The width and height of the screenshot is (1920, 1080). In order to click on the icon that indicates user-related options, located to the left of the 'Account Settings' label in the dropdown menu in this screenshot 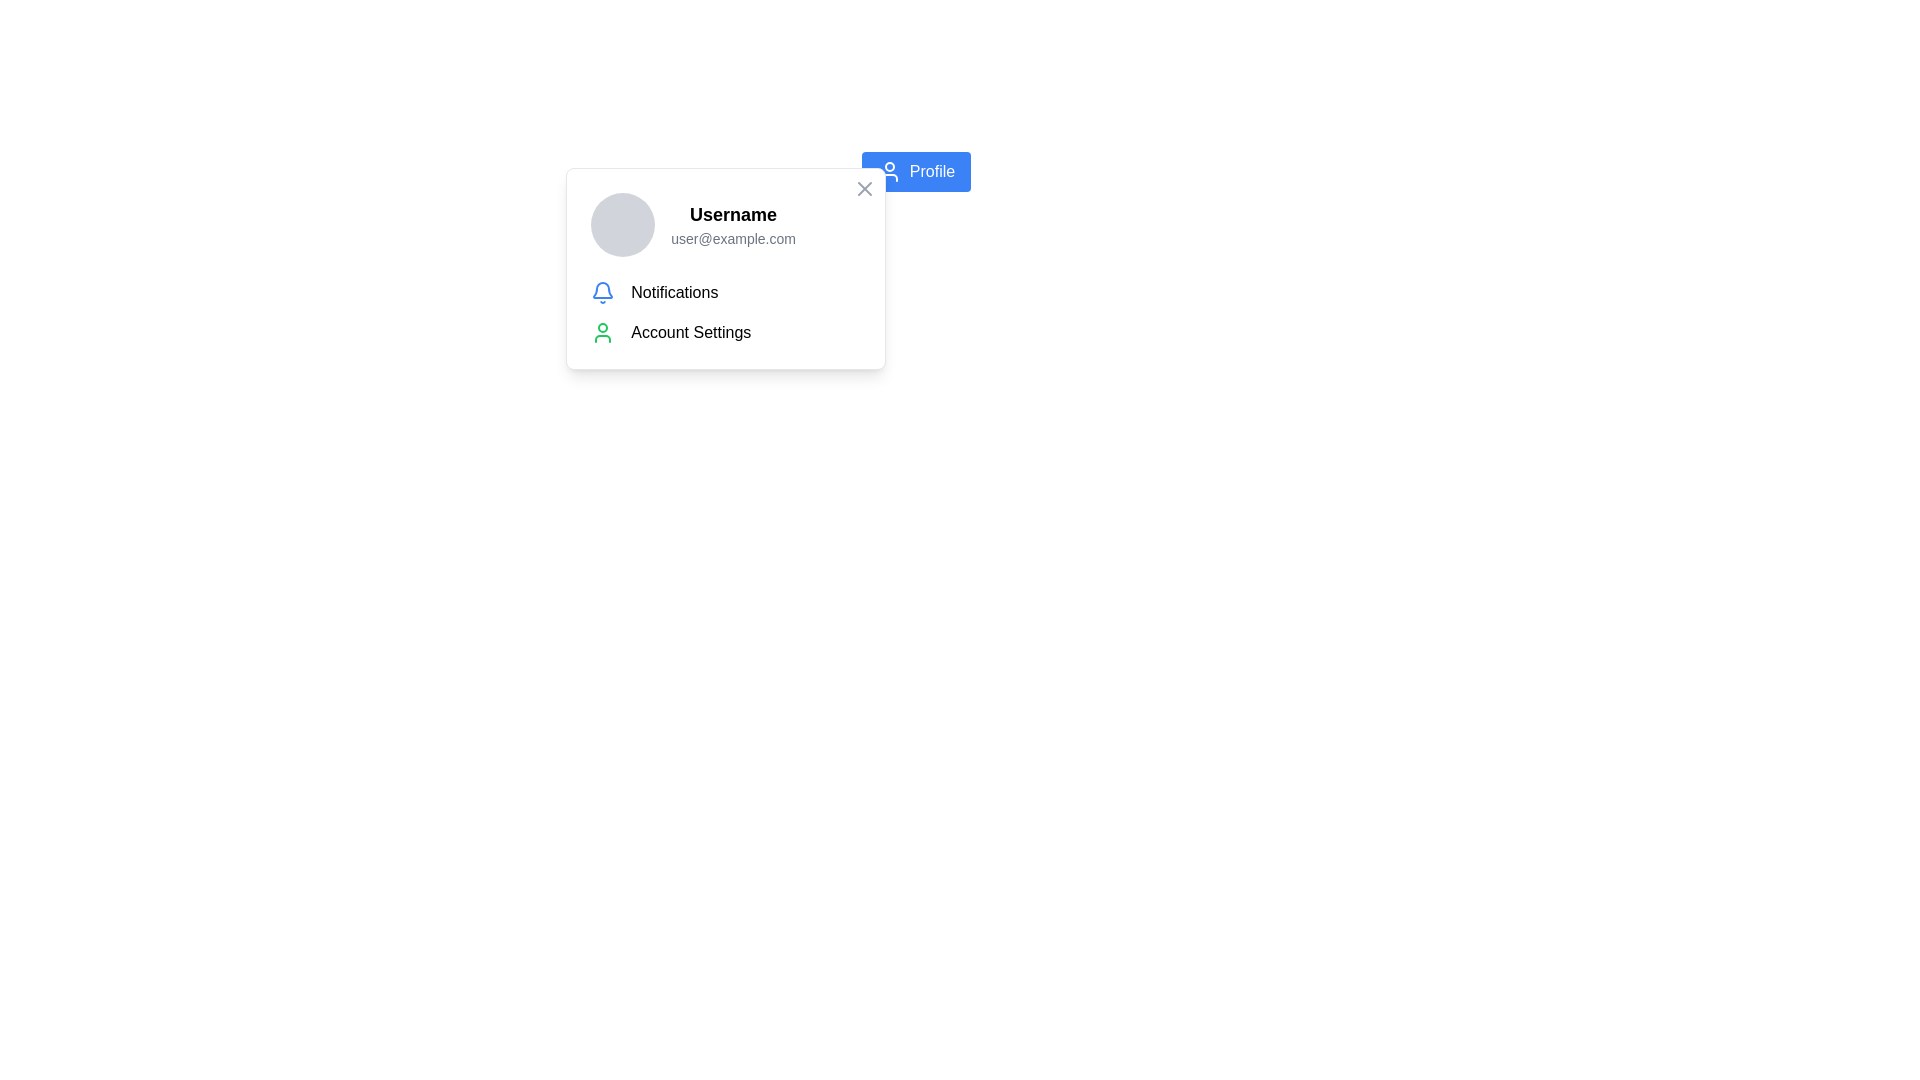, I will do `click(602, 331)`.